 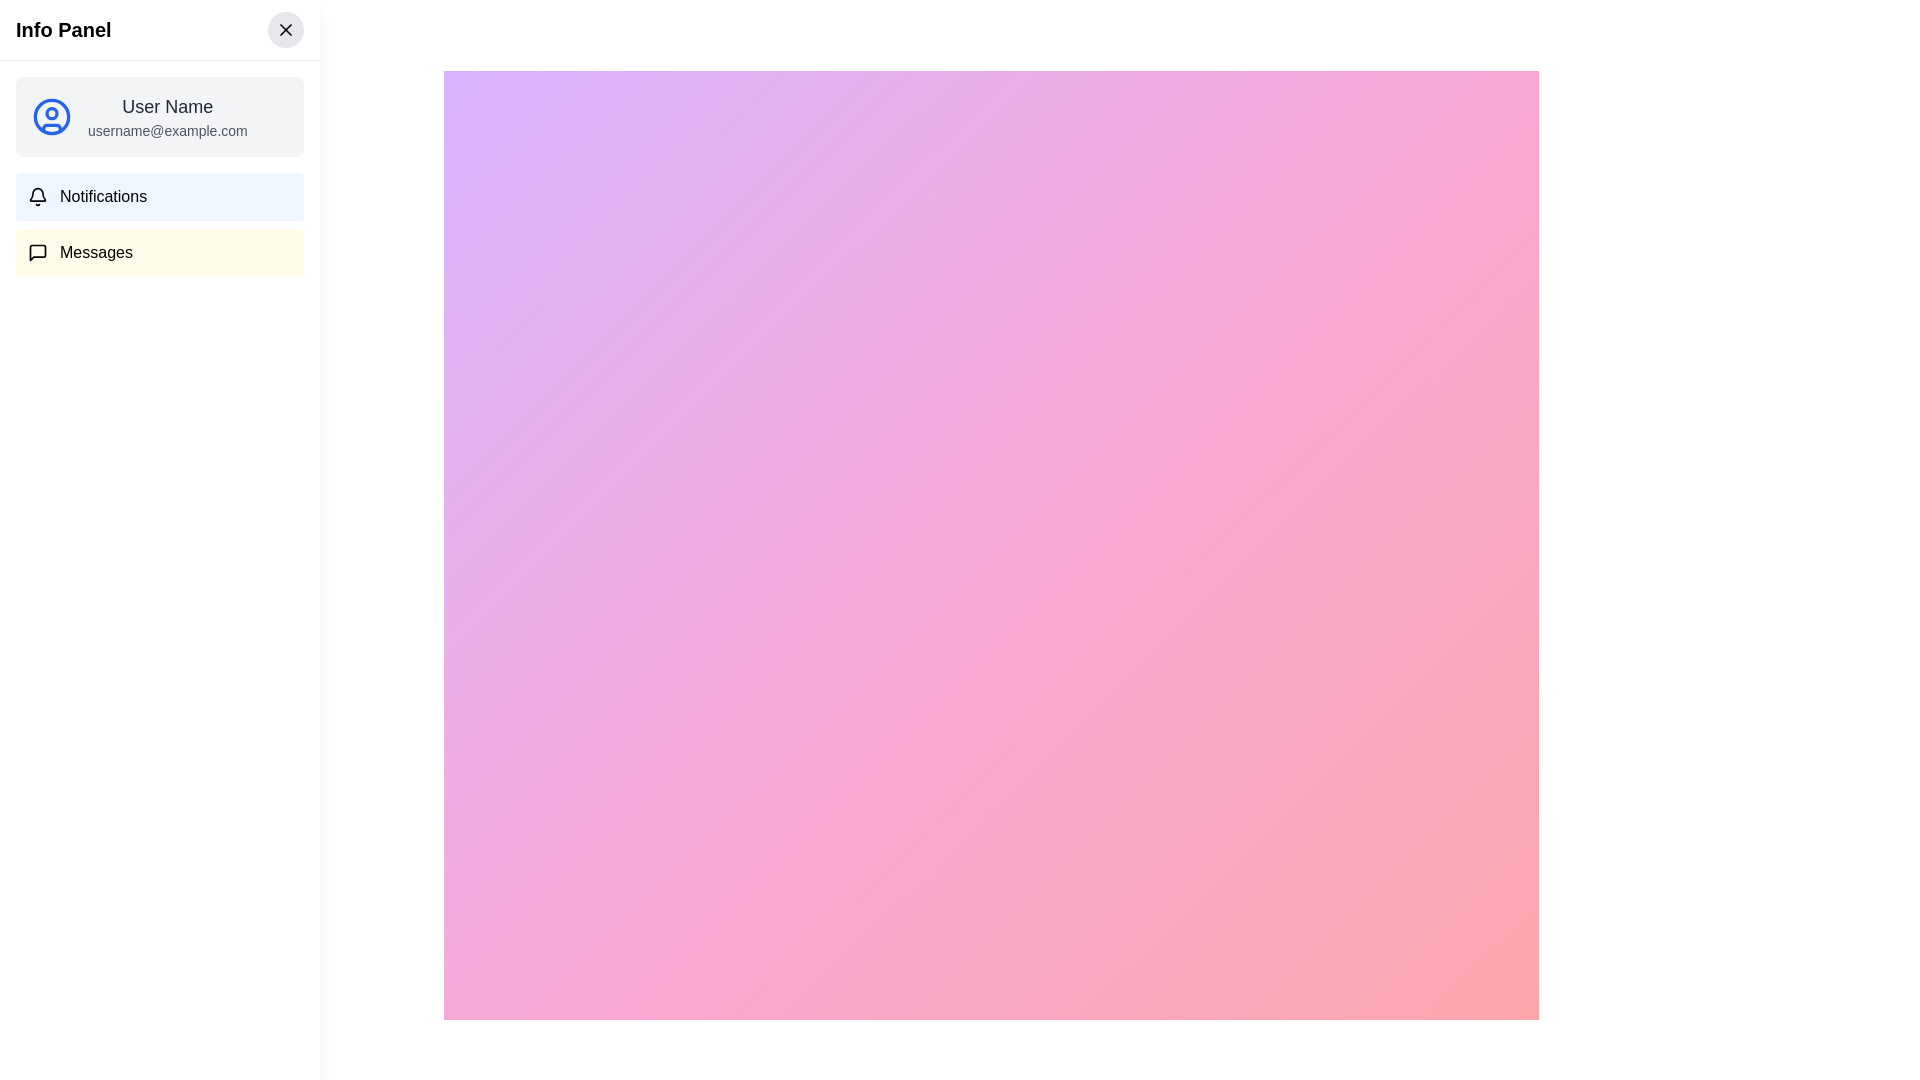 What do you see at coordinates (285, 30) in the screenshot?
I see `the Close icon within the circular button located at the top-right corner of the sidebar panel, adjacent to the 'Info Panel' title text` at bounding box center [285, 30].